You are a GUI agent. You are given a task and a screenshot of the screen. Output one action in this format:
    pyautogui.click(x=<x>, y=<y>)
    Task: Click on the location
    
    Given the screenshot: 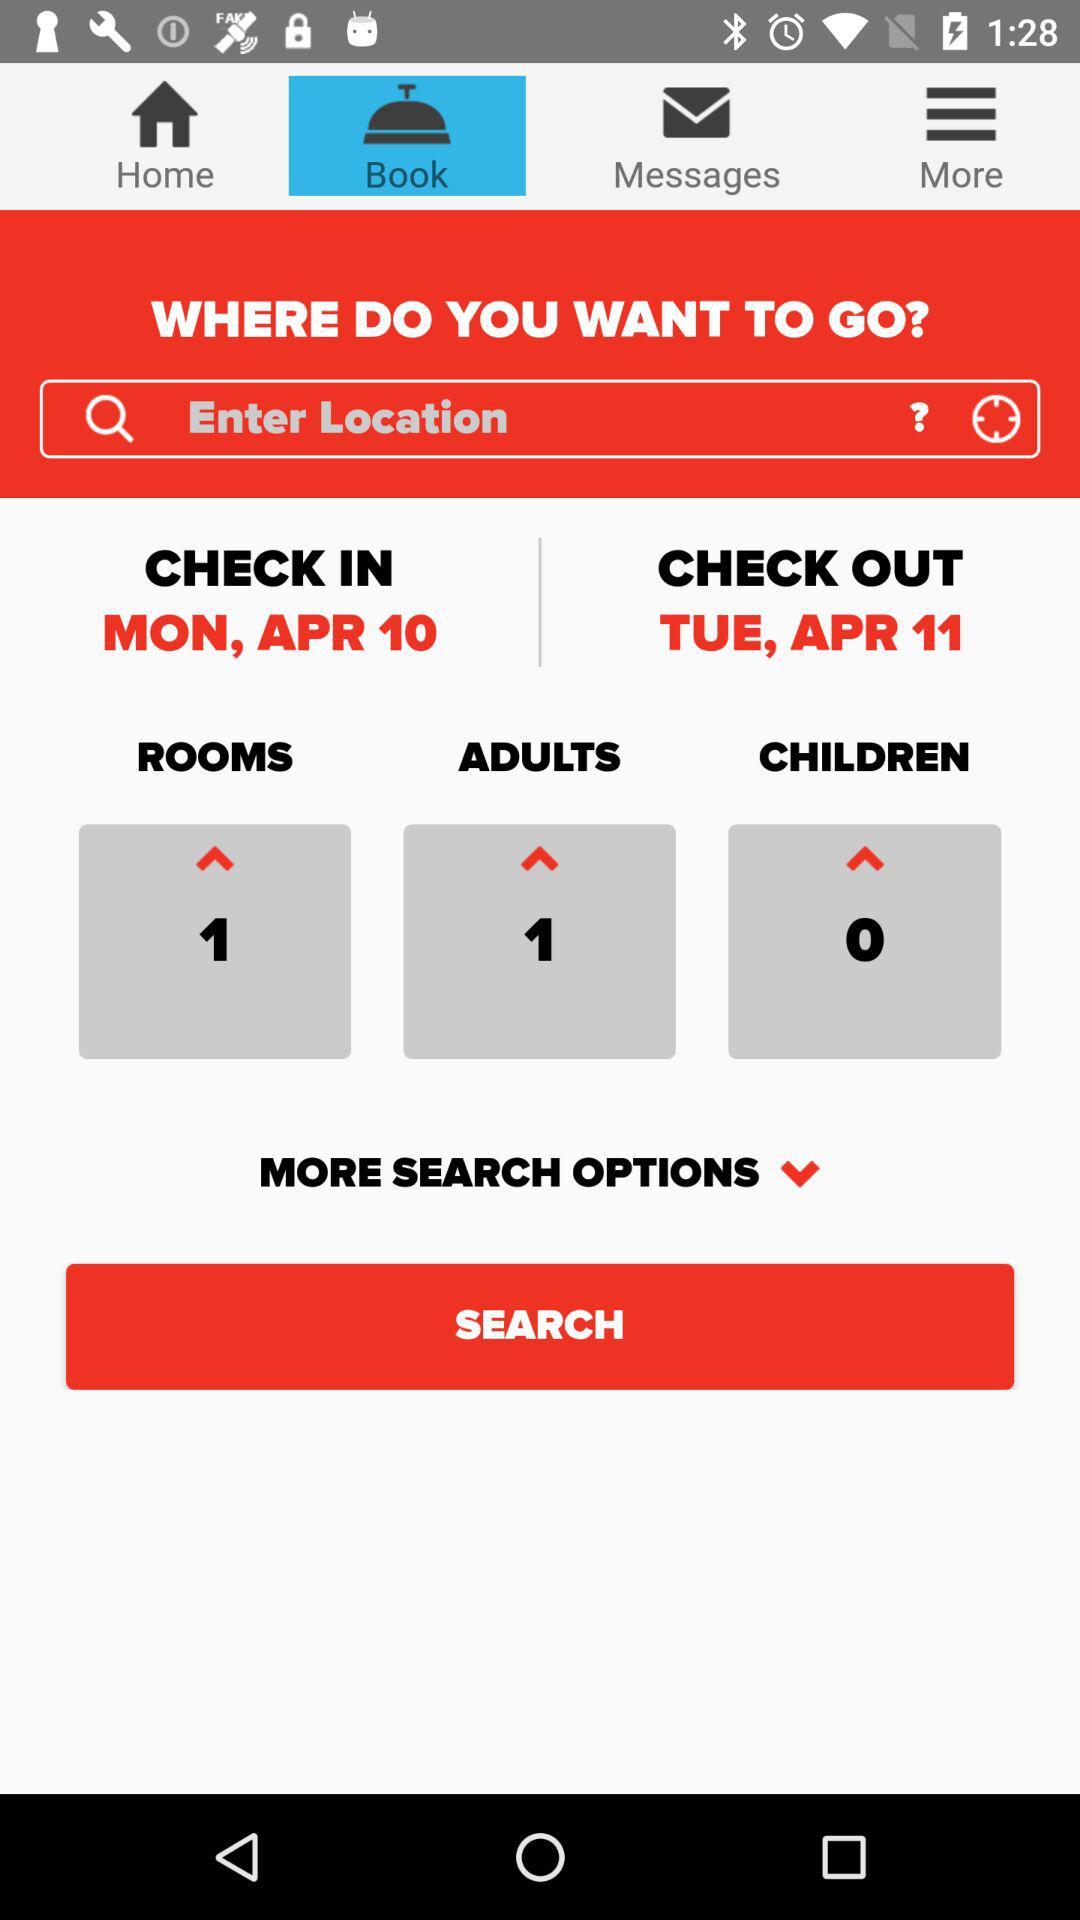 What is the action you would take?
    pyautogui.click(x=109, y=417)
    